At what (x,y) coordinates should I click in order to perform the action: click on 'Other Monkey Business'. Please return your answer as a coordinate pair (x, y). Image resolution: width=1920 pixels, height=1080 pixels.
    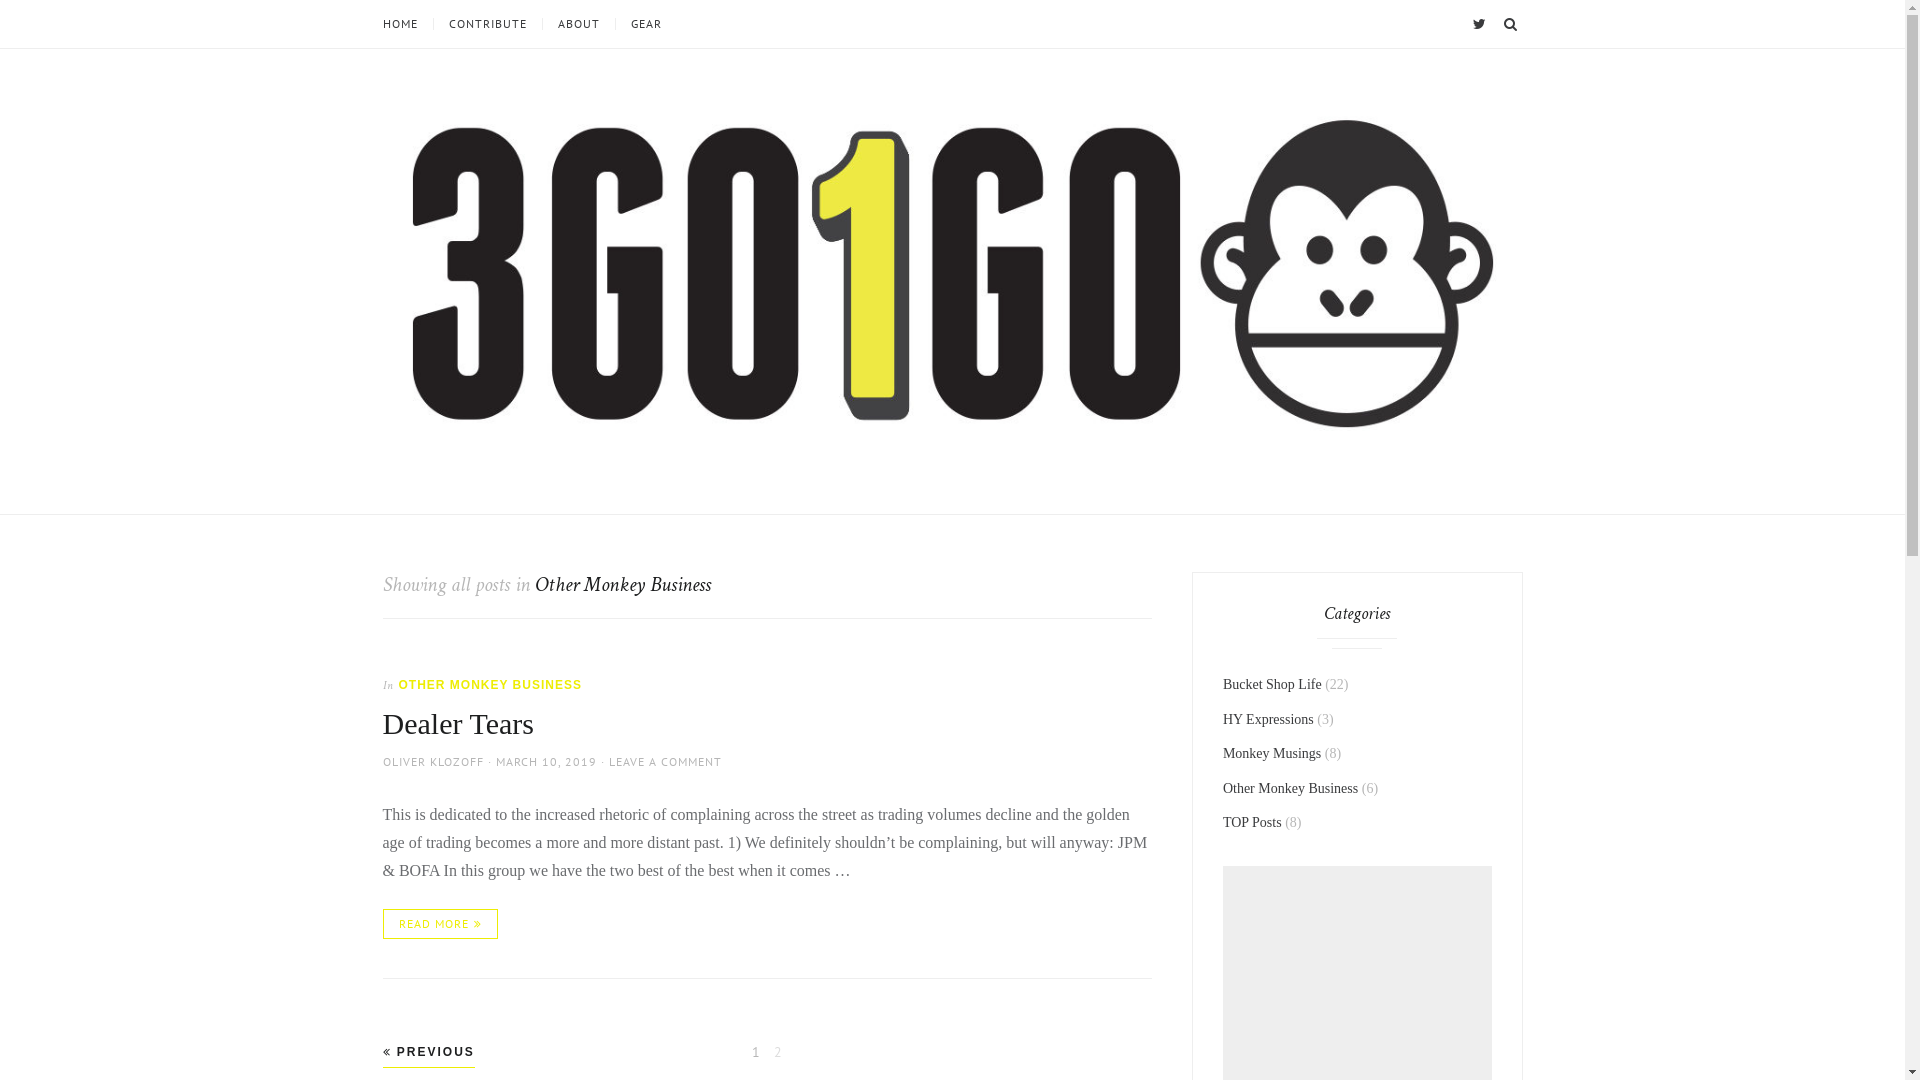
    Looking at the image, I should click on (1290, 787).